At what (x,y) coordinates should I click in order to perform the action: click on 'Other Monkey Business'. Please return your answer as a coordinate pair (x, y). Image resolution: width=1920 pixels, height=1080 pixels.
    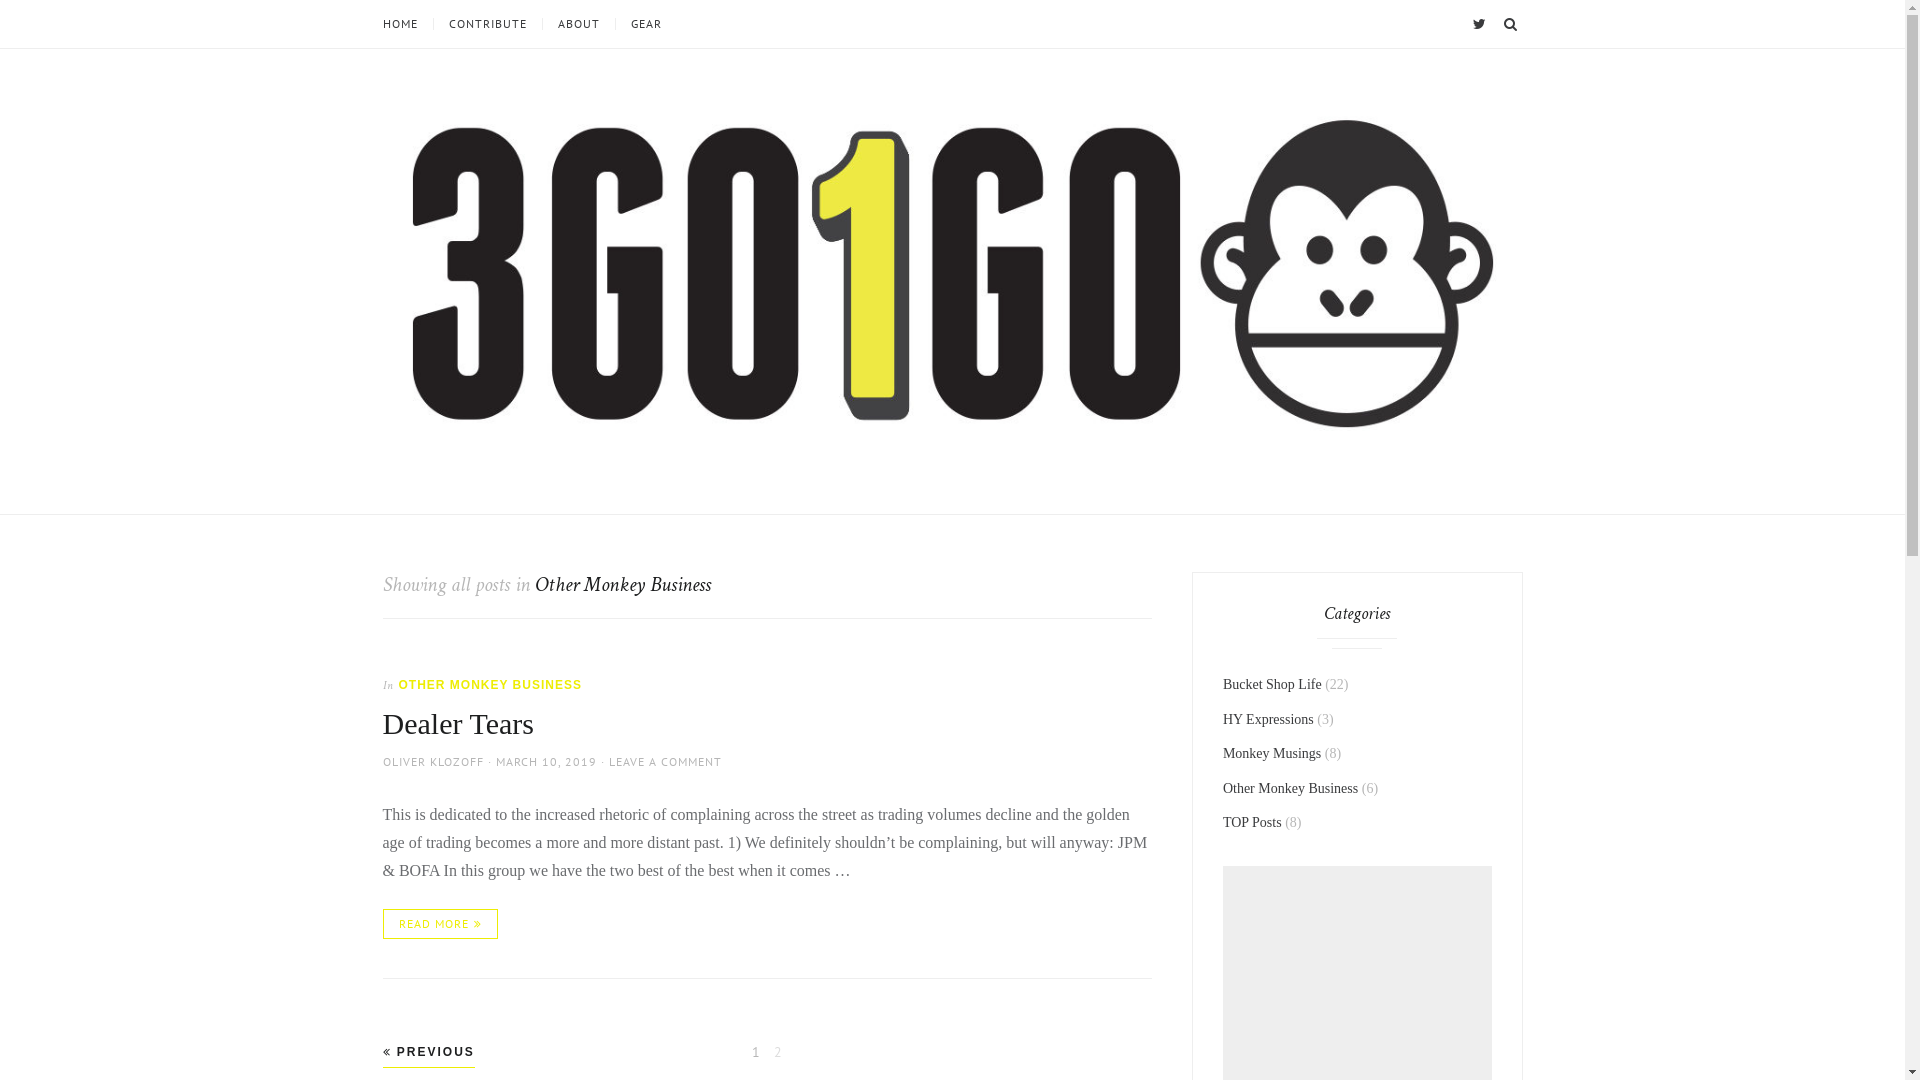
    Looking at the image, I should click on (1290, 787).